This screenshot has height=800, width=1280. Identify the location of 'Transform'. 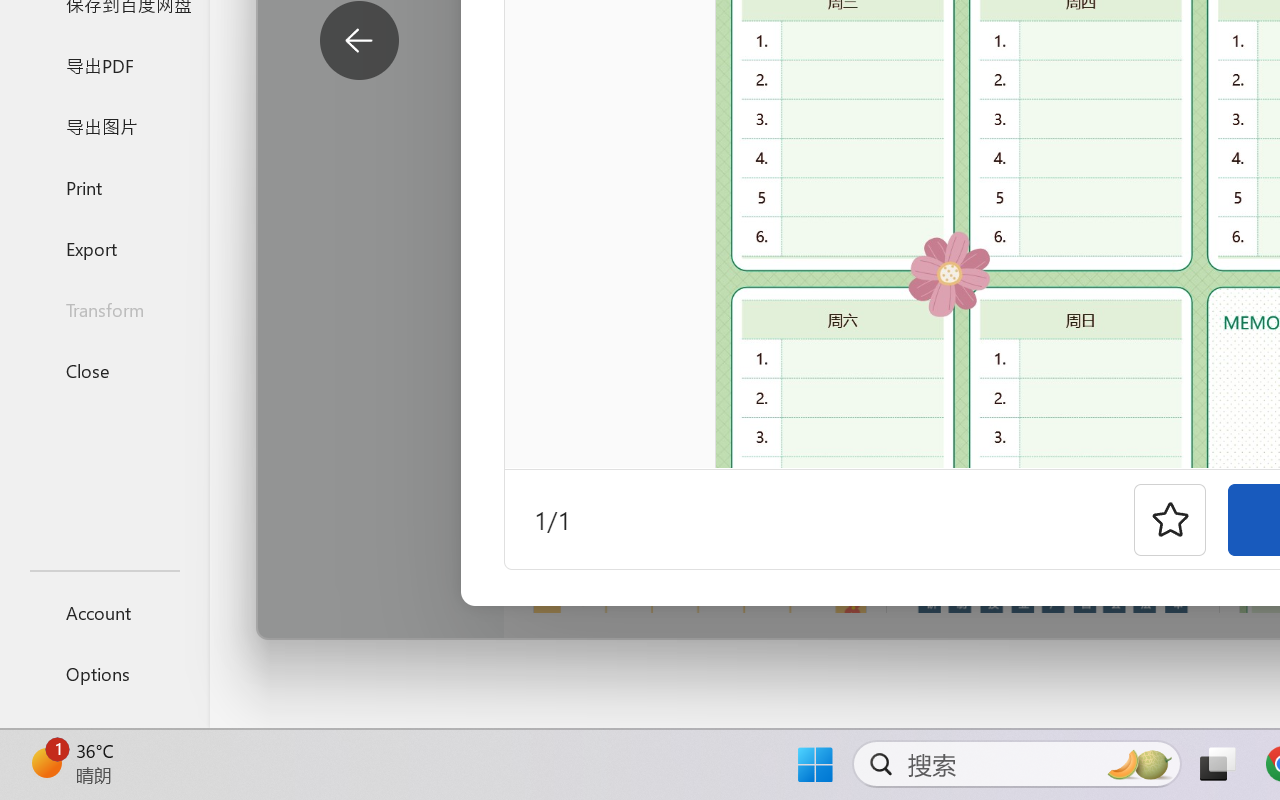
(103, 308).